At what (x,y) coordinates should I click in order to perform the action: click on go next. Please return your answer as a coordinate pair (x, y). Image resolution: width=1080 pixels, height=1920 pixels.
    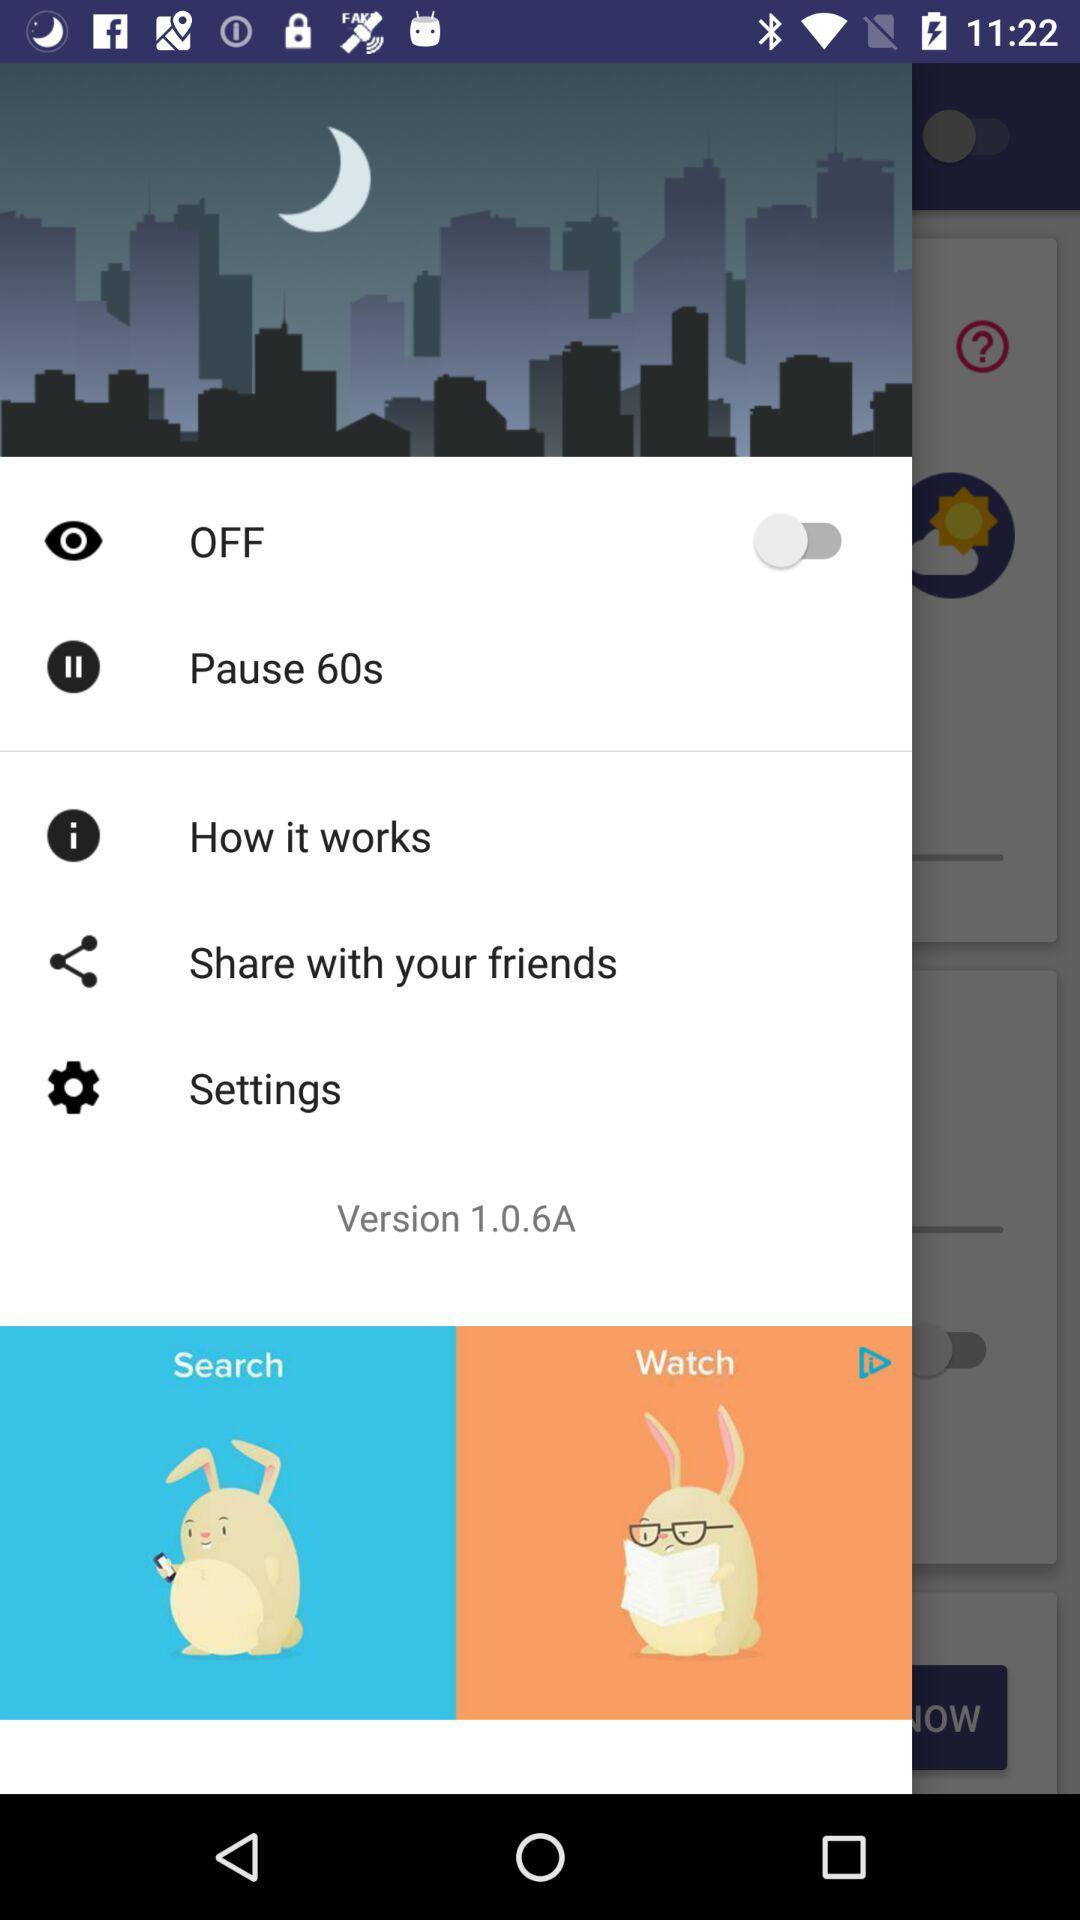
    Looking at the image, I should click on (874, 1361).